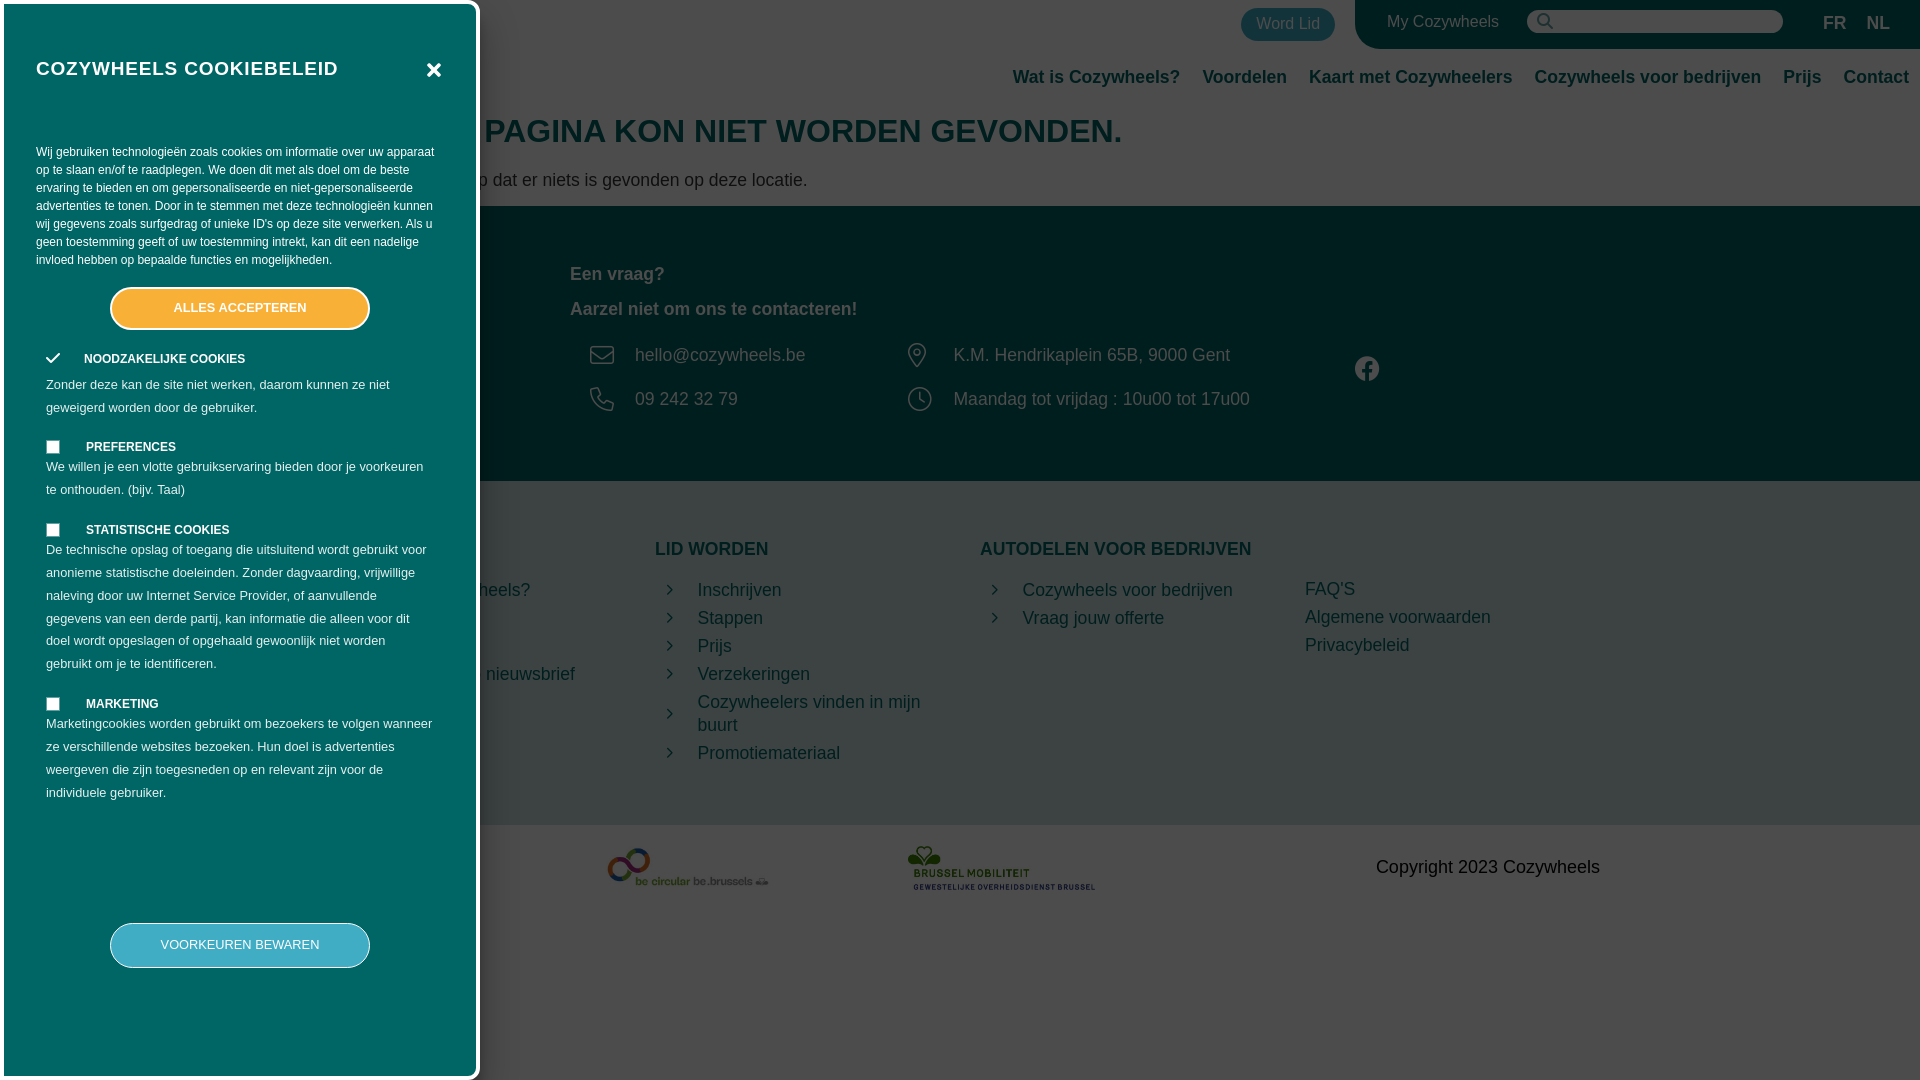 Image resolution: width=1920 pixels, height=1080 pixels. What do you see at coordinates (1305, 588) in the screenshot?
I see `'FAQ'S'` at bounding box center [1305, 588].